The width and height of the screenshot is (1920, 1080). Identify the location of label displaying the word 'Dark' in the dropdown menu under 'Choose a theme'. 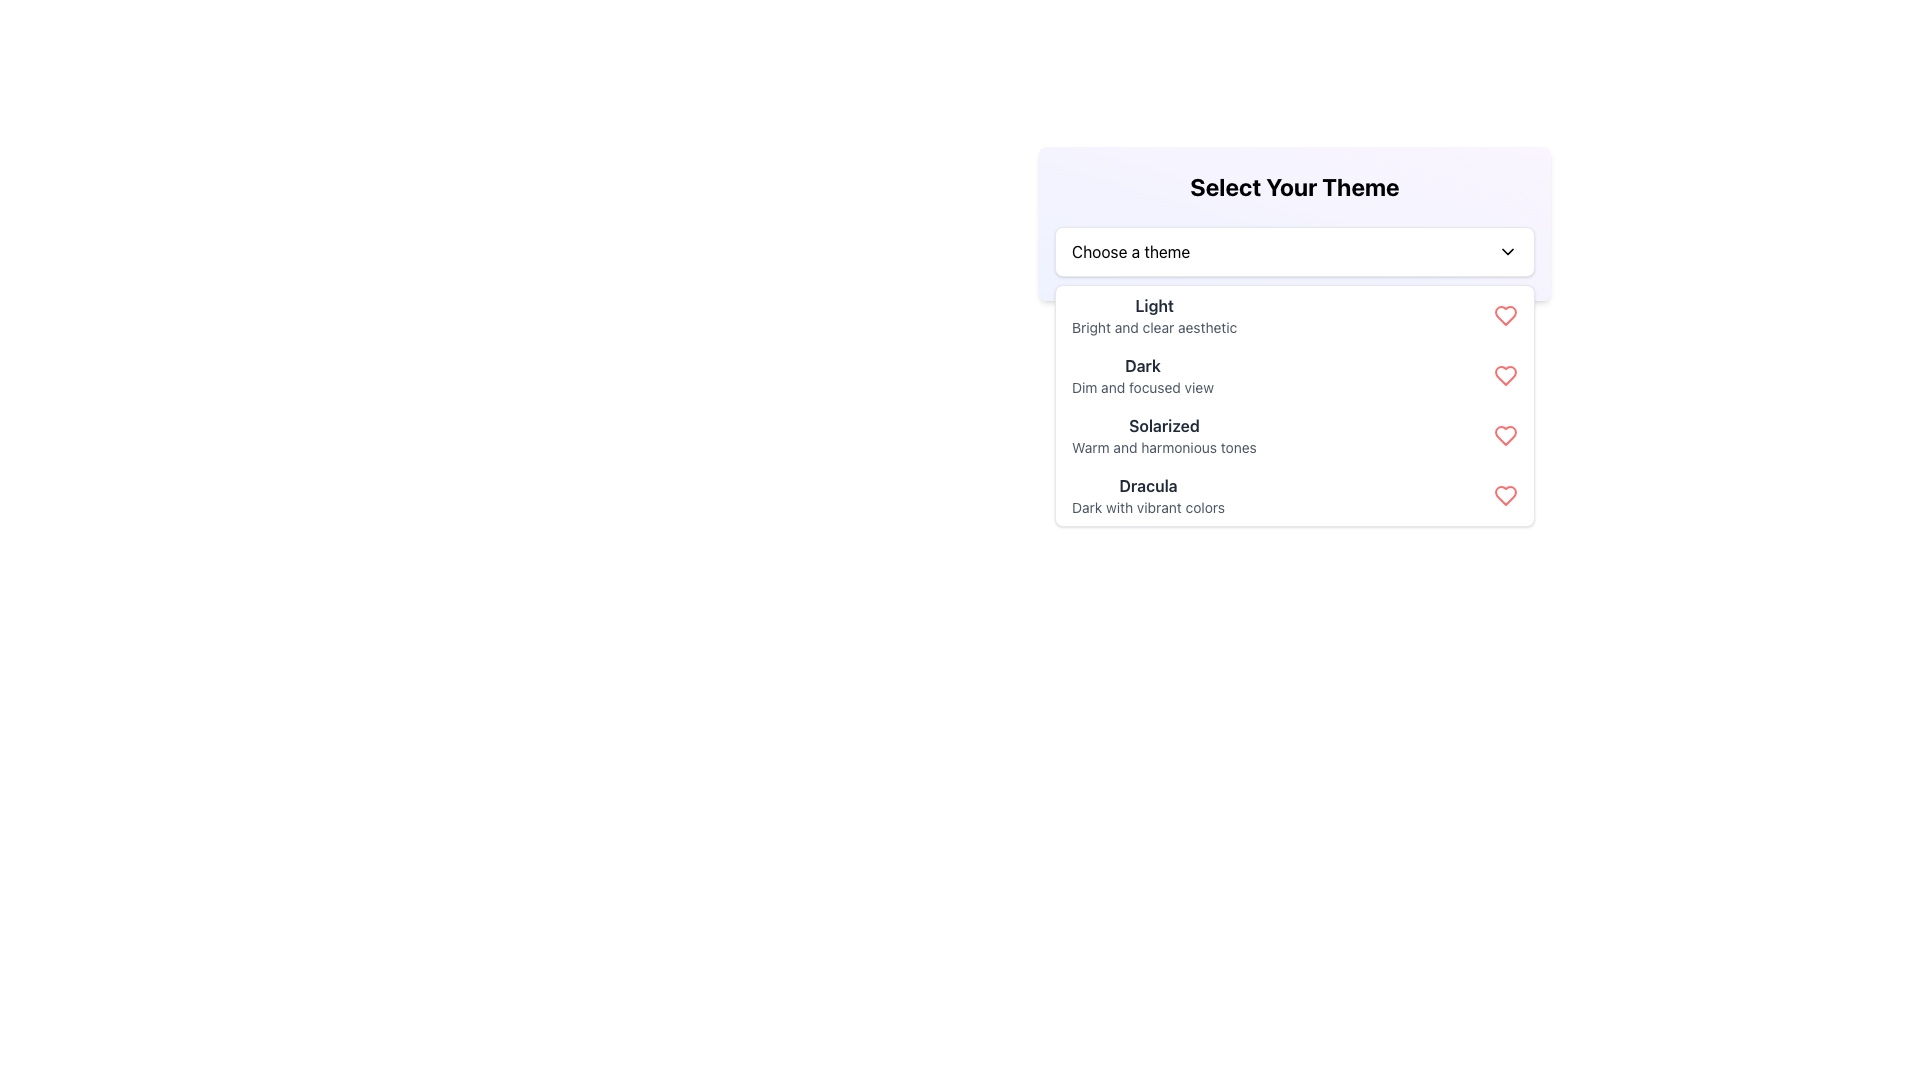
(1142, 366).